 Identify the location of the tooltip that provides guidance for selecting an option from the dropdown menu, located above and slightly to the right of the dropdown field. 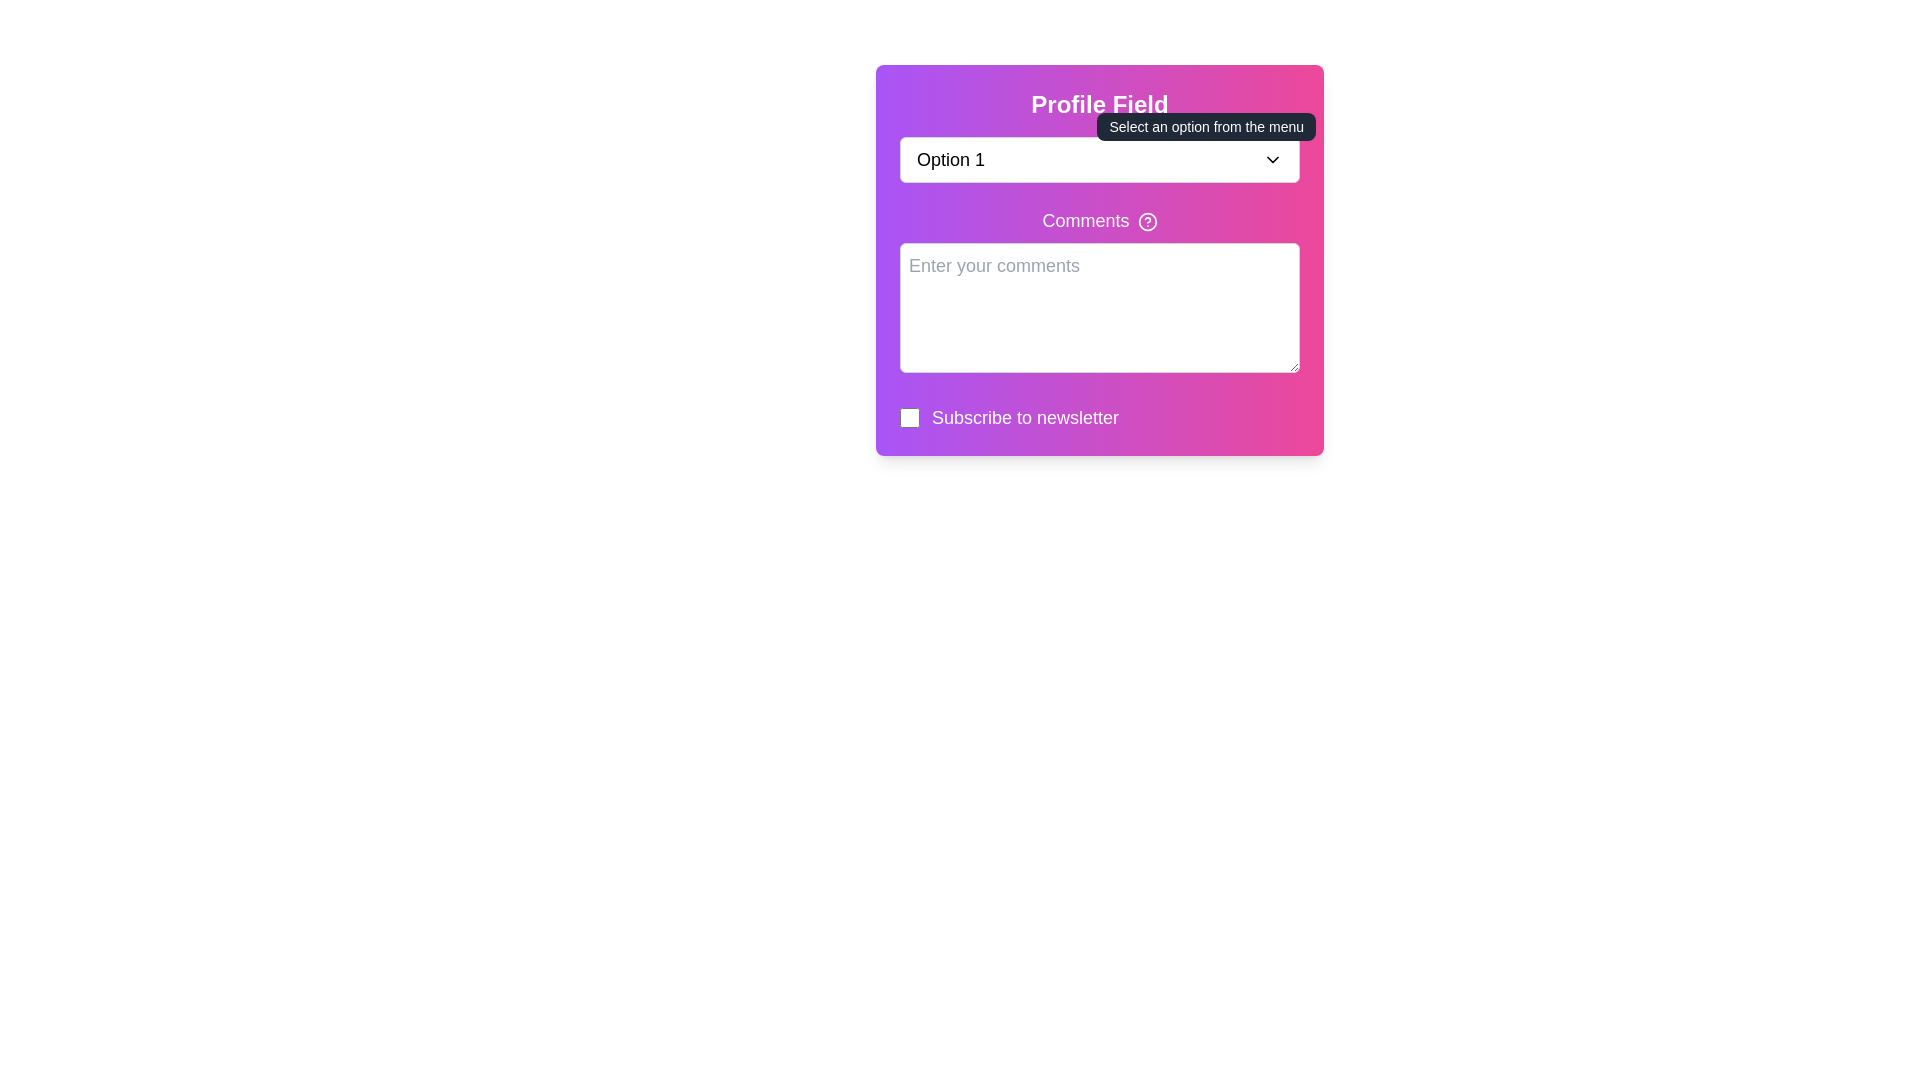
(1205, 127).